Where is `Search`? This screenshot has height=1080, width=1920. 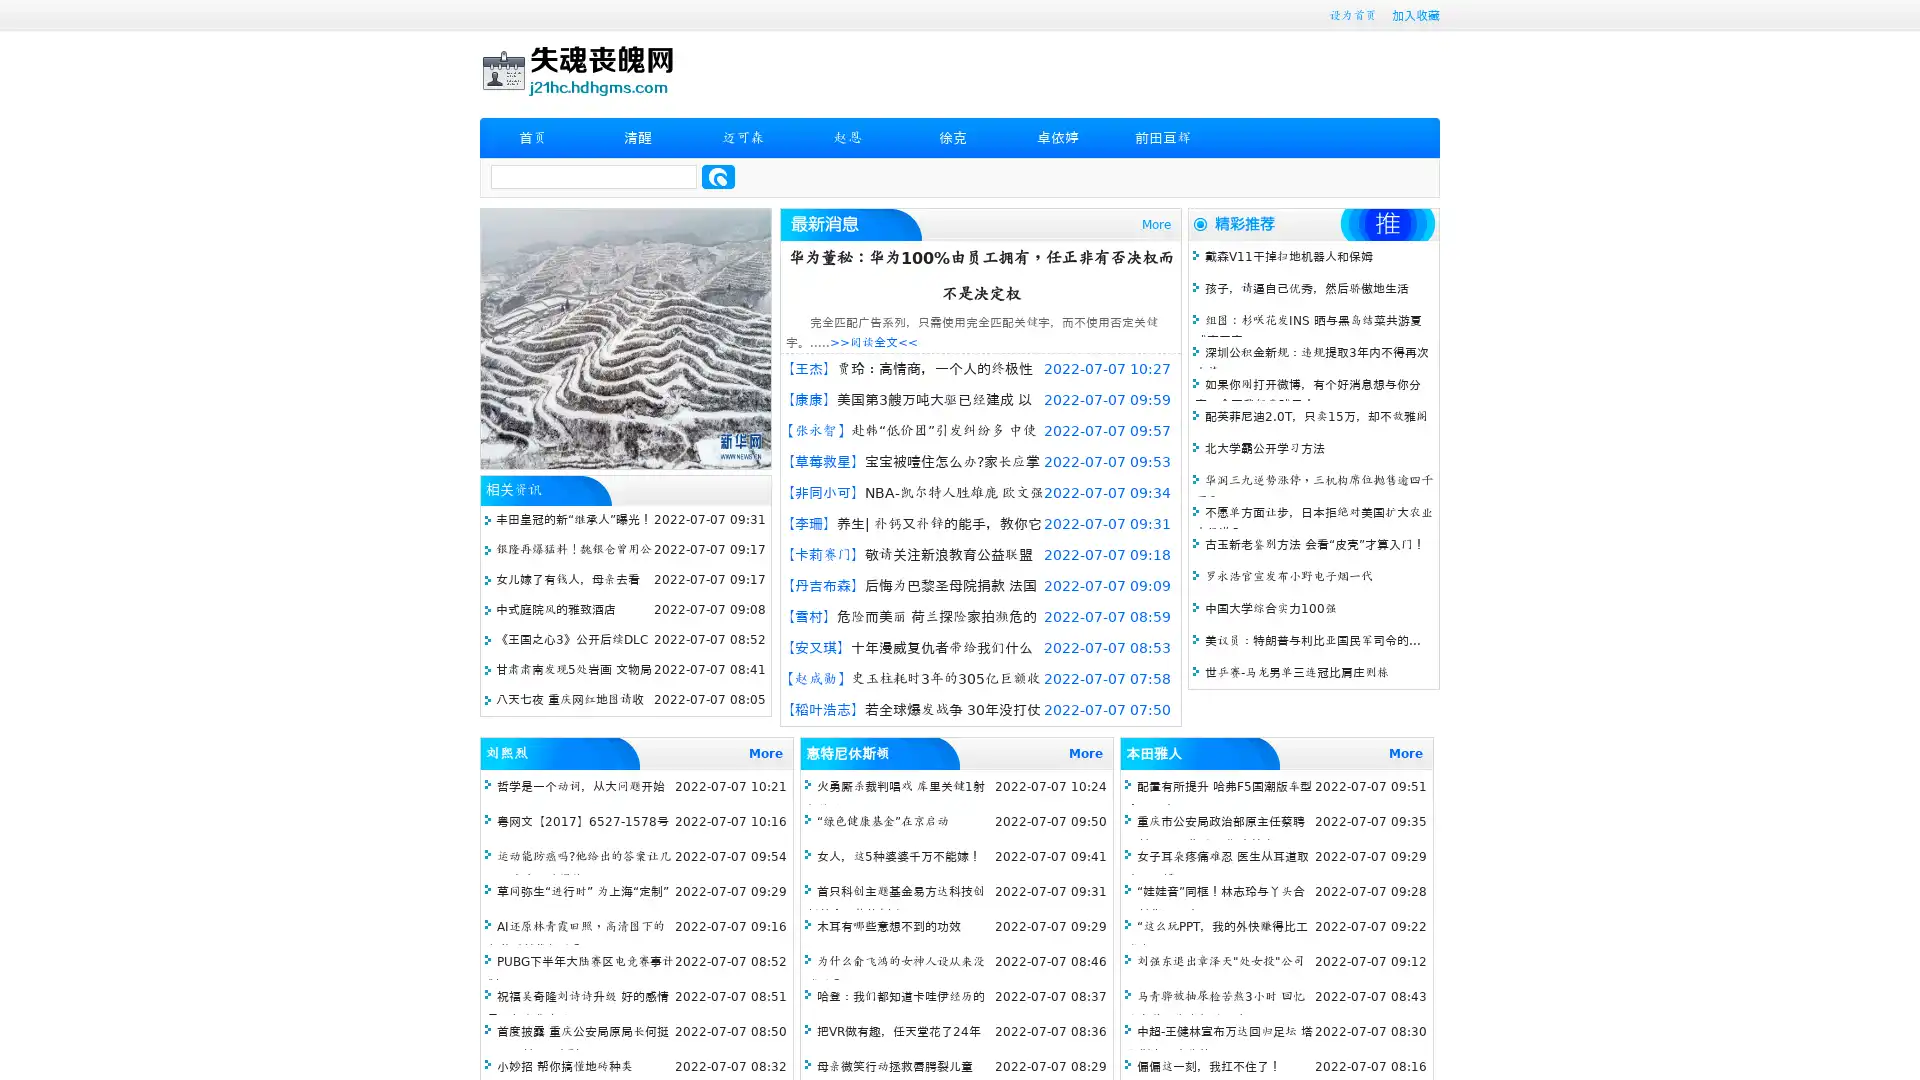
Search is located at coordinates (718, 176).